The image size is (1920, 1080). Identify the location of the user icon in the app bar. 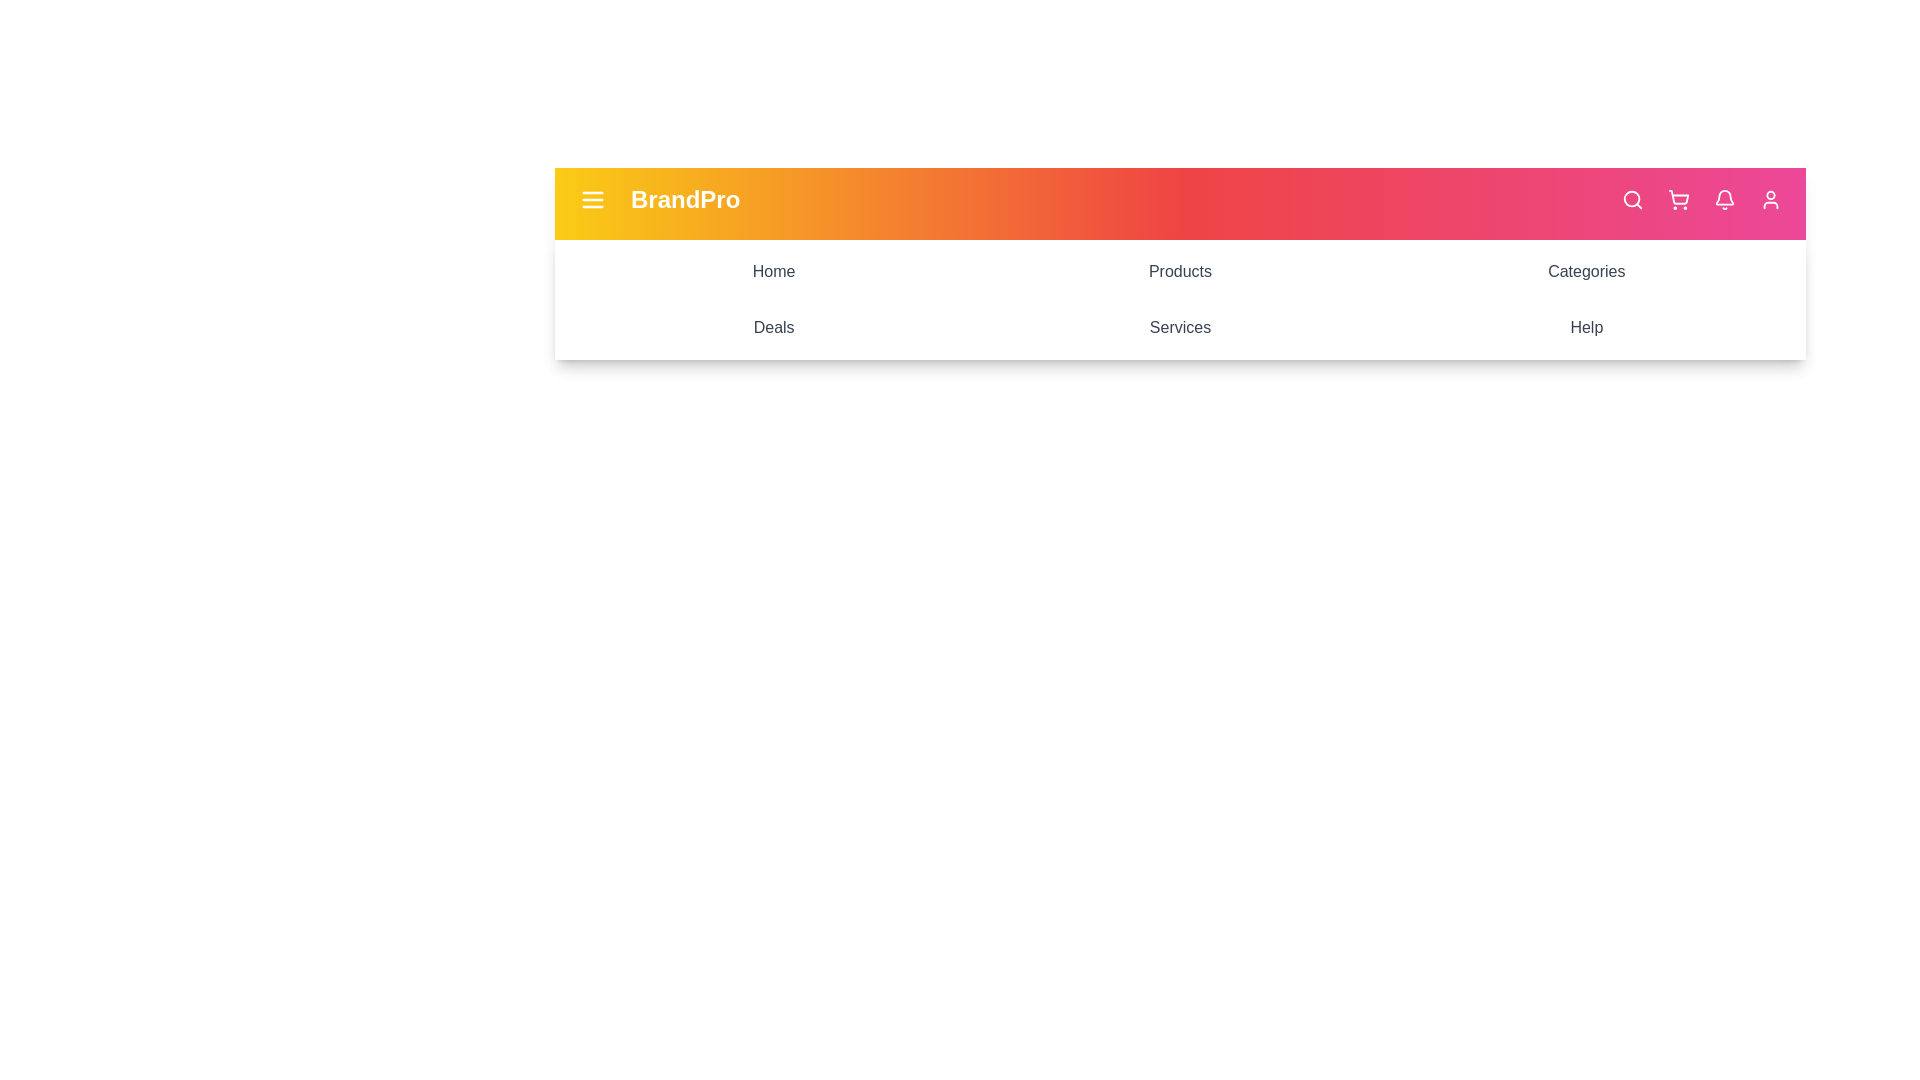
(1771, 200).